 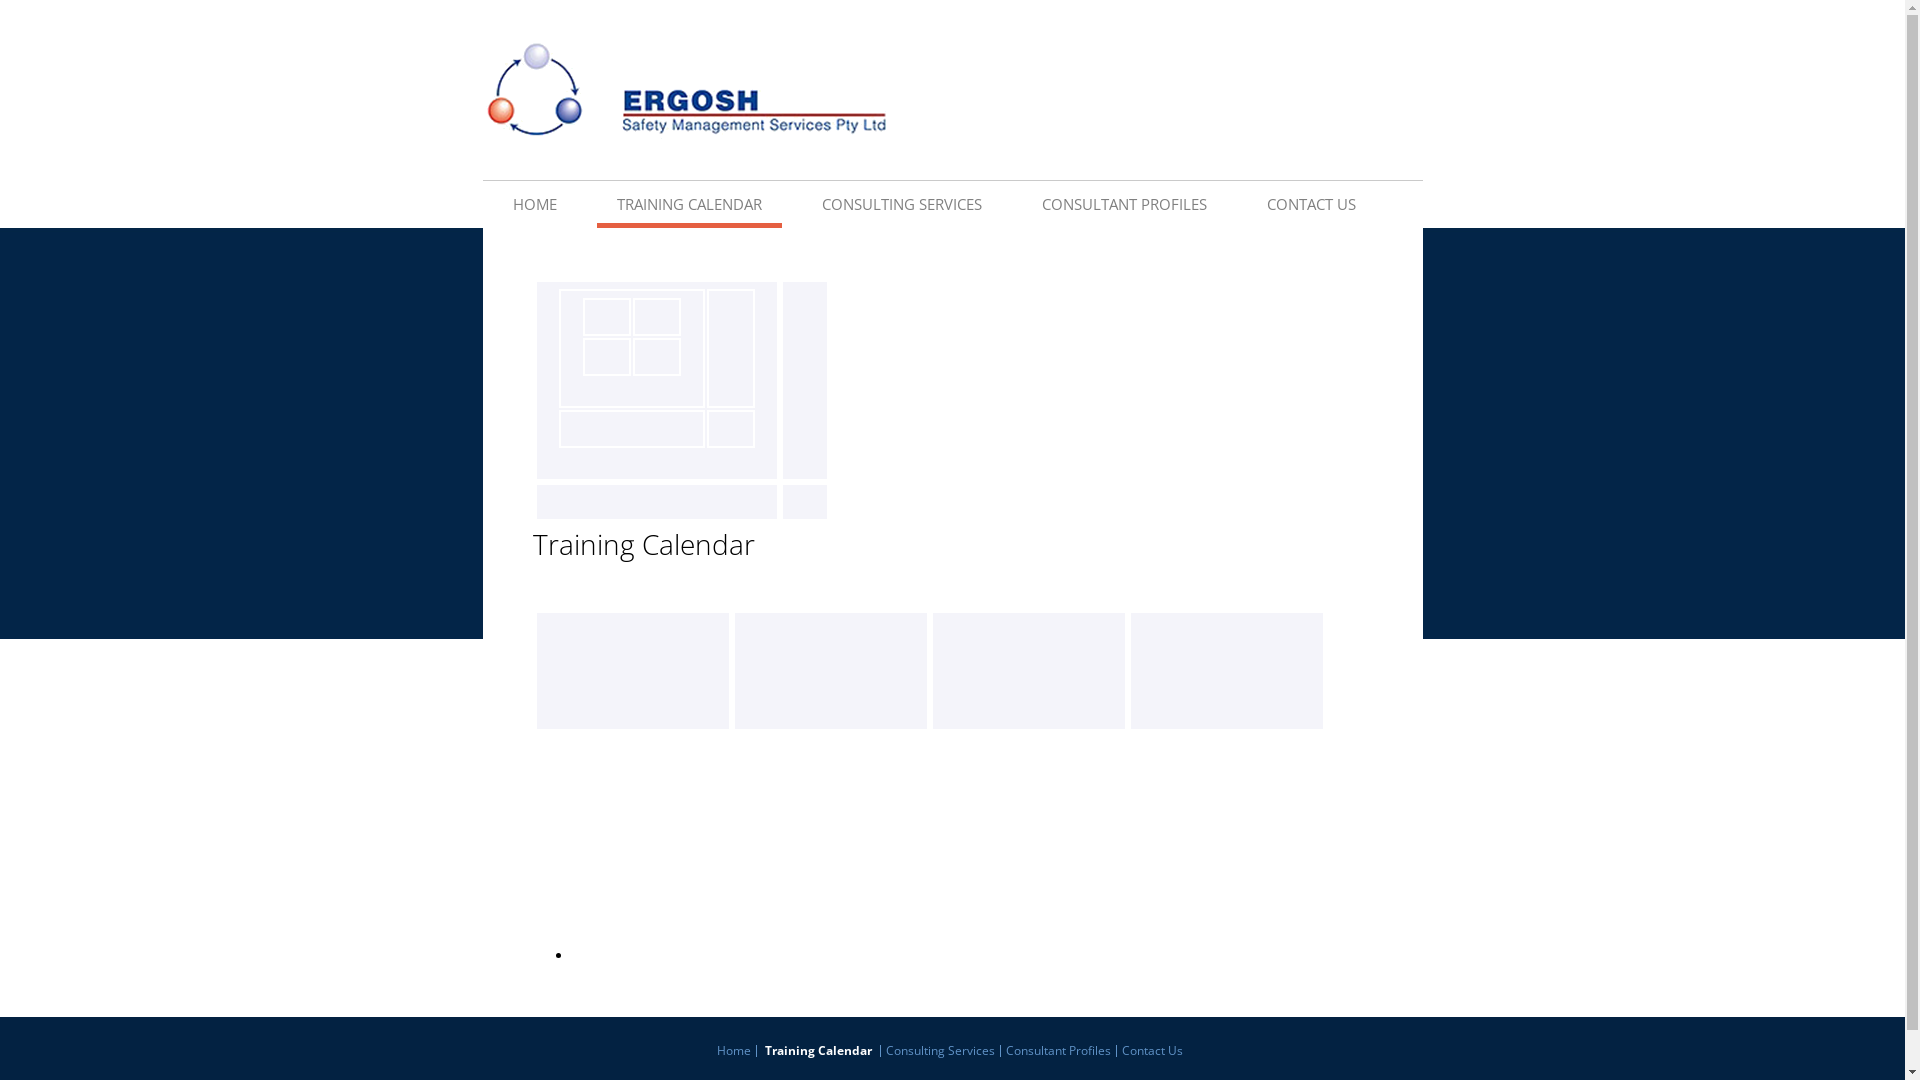 What do you see at coordinates (939, 1049) in the screenshot?
I see `'Consulting Services'` at bounding box center [939, 1049].